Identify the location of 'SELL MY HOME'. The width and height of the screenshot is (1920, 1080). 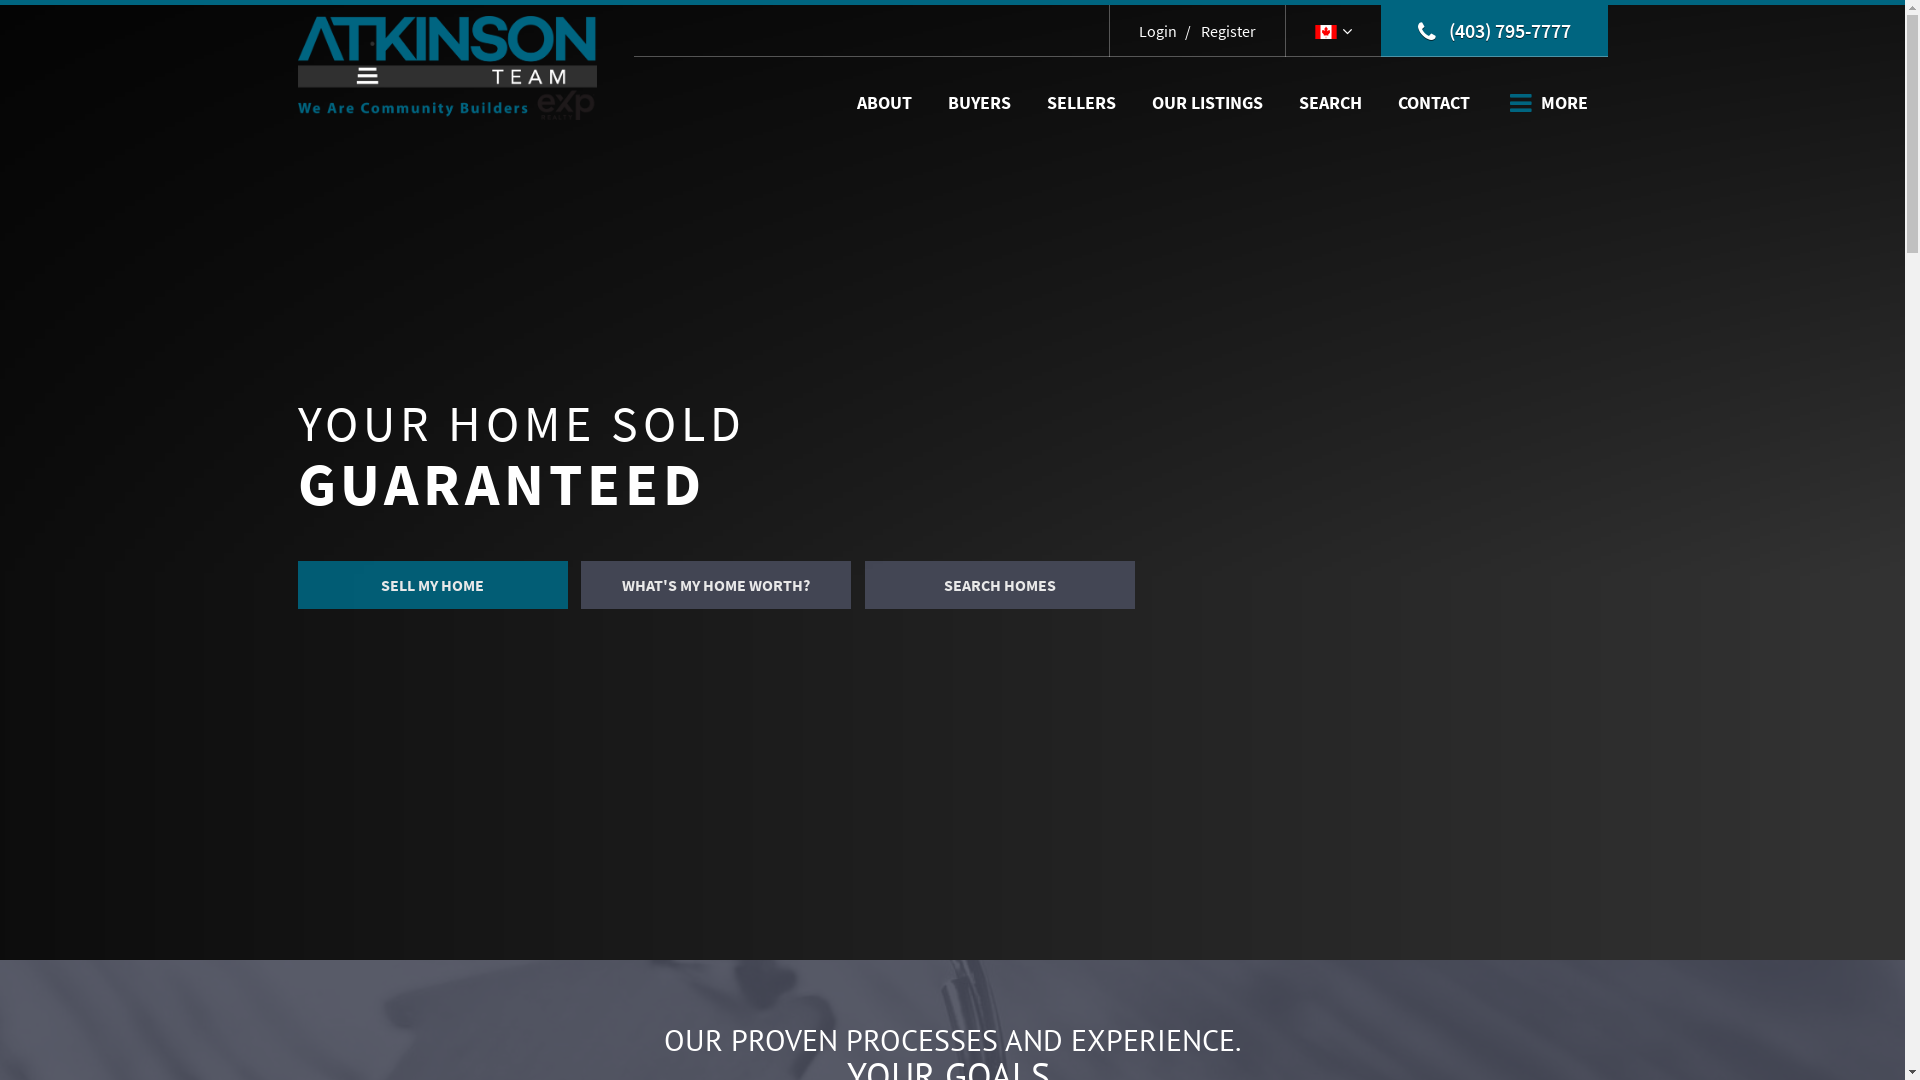
(431, 585).